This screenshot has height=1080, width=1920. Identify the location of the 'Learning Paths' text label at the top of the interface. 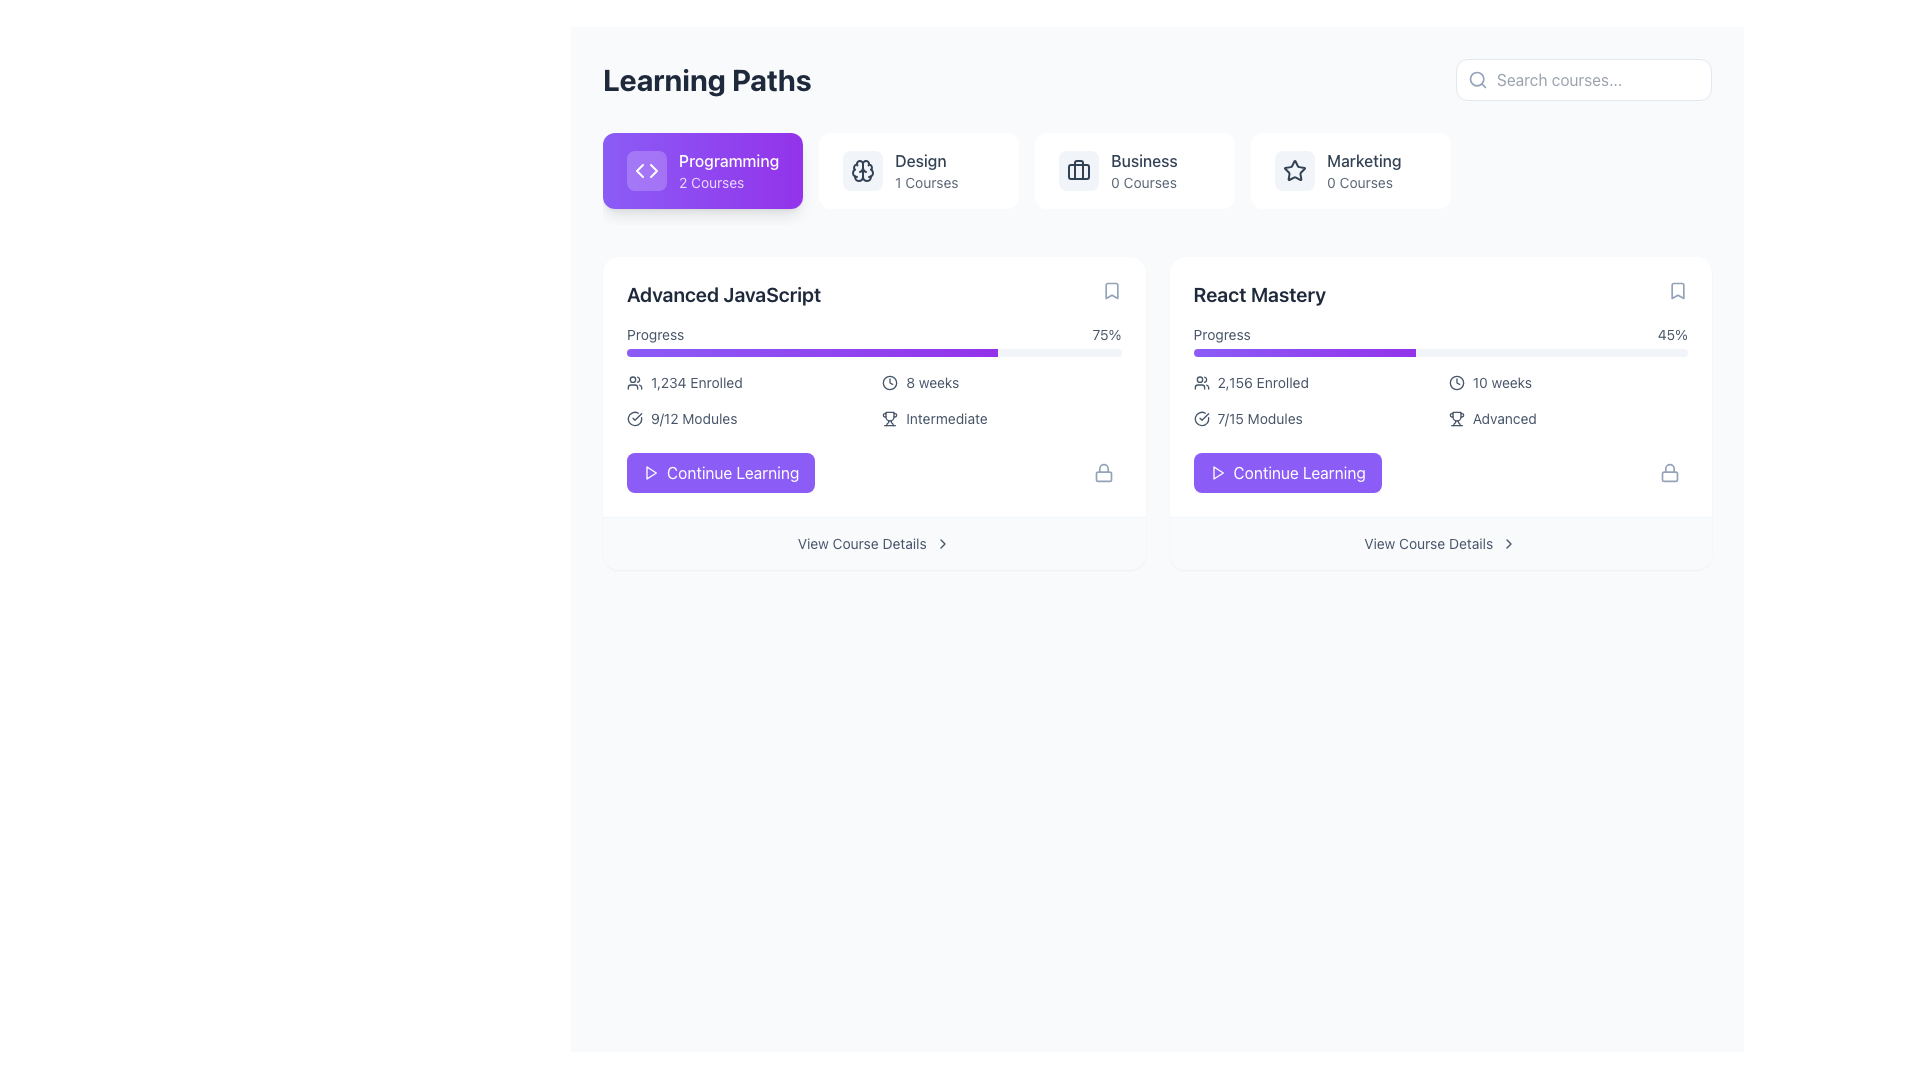
(707, 79).